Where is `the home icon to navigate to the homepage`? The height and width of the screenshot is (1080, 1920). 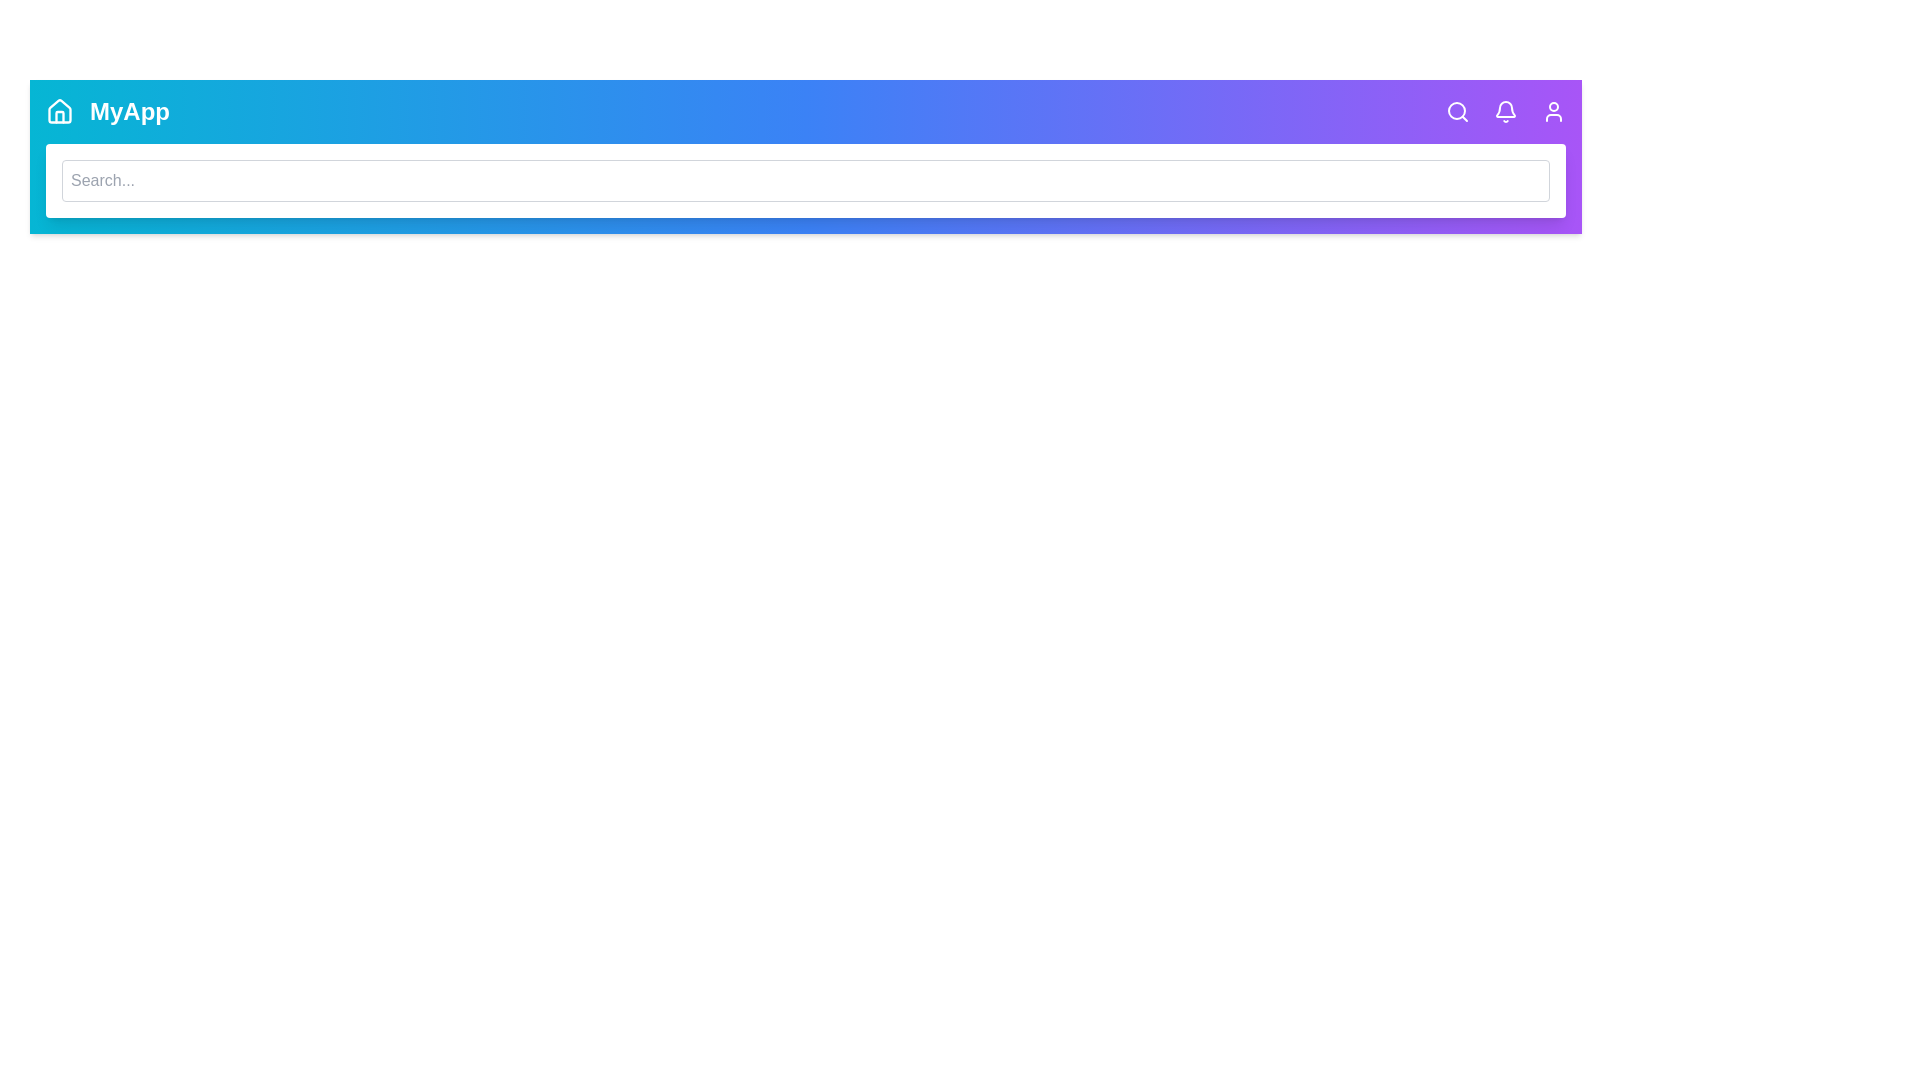 the home icon to navigate to the homepage is located at coordinates (59, 111).